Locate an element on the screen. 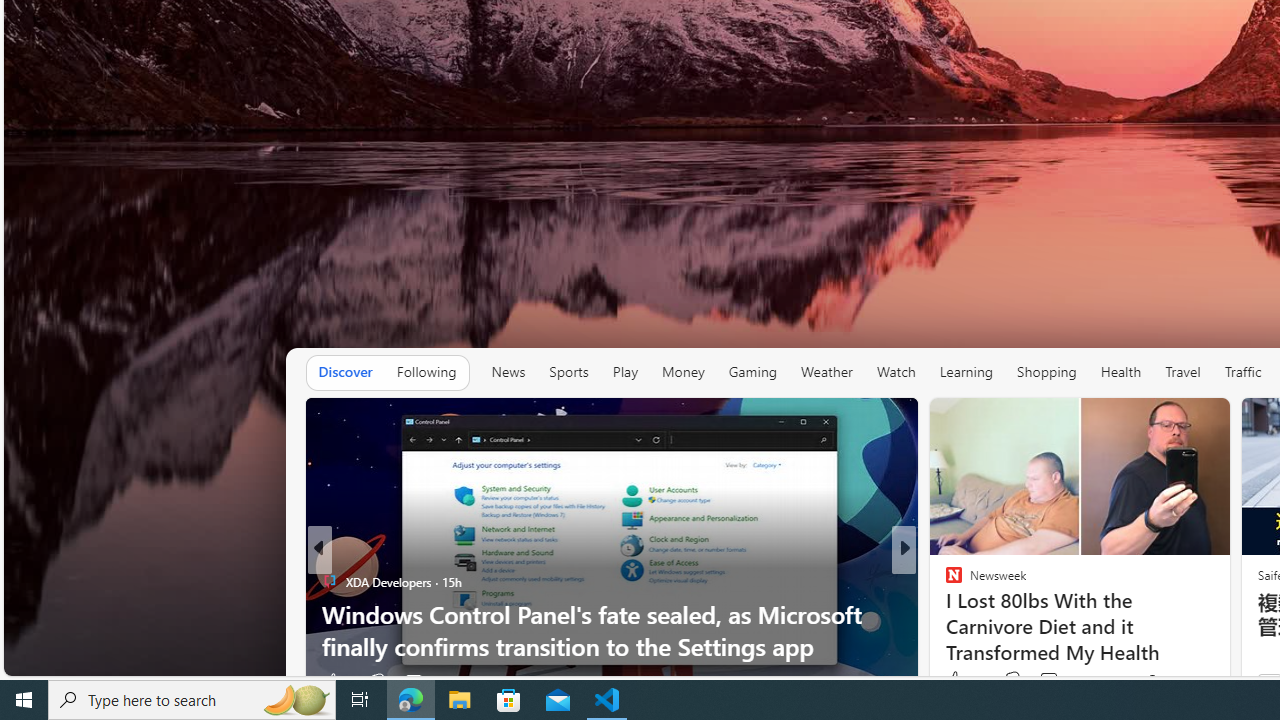 Image resolution: width=1280 pixels, height=720 pixels. '186 Like' is located at coordinates (958, 680).